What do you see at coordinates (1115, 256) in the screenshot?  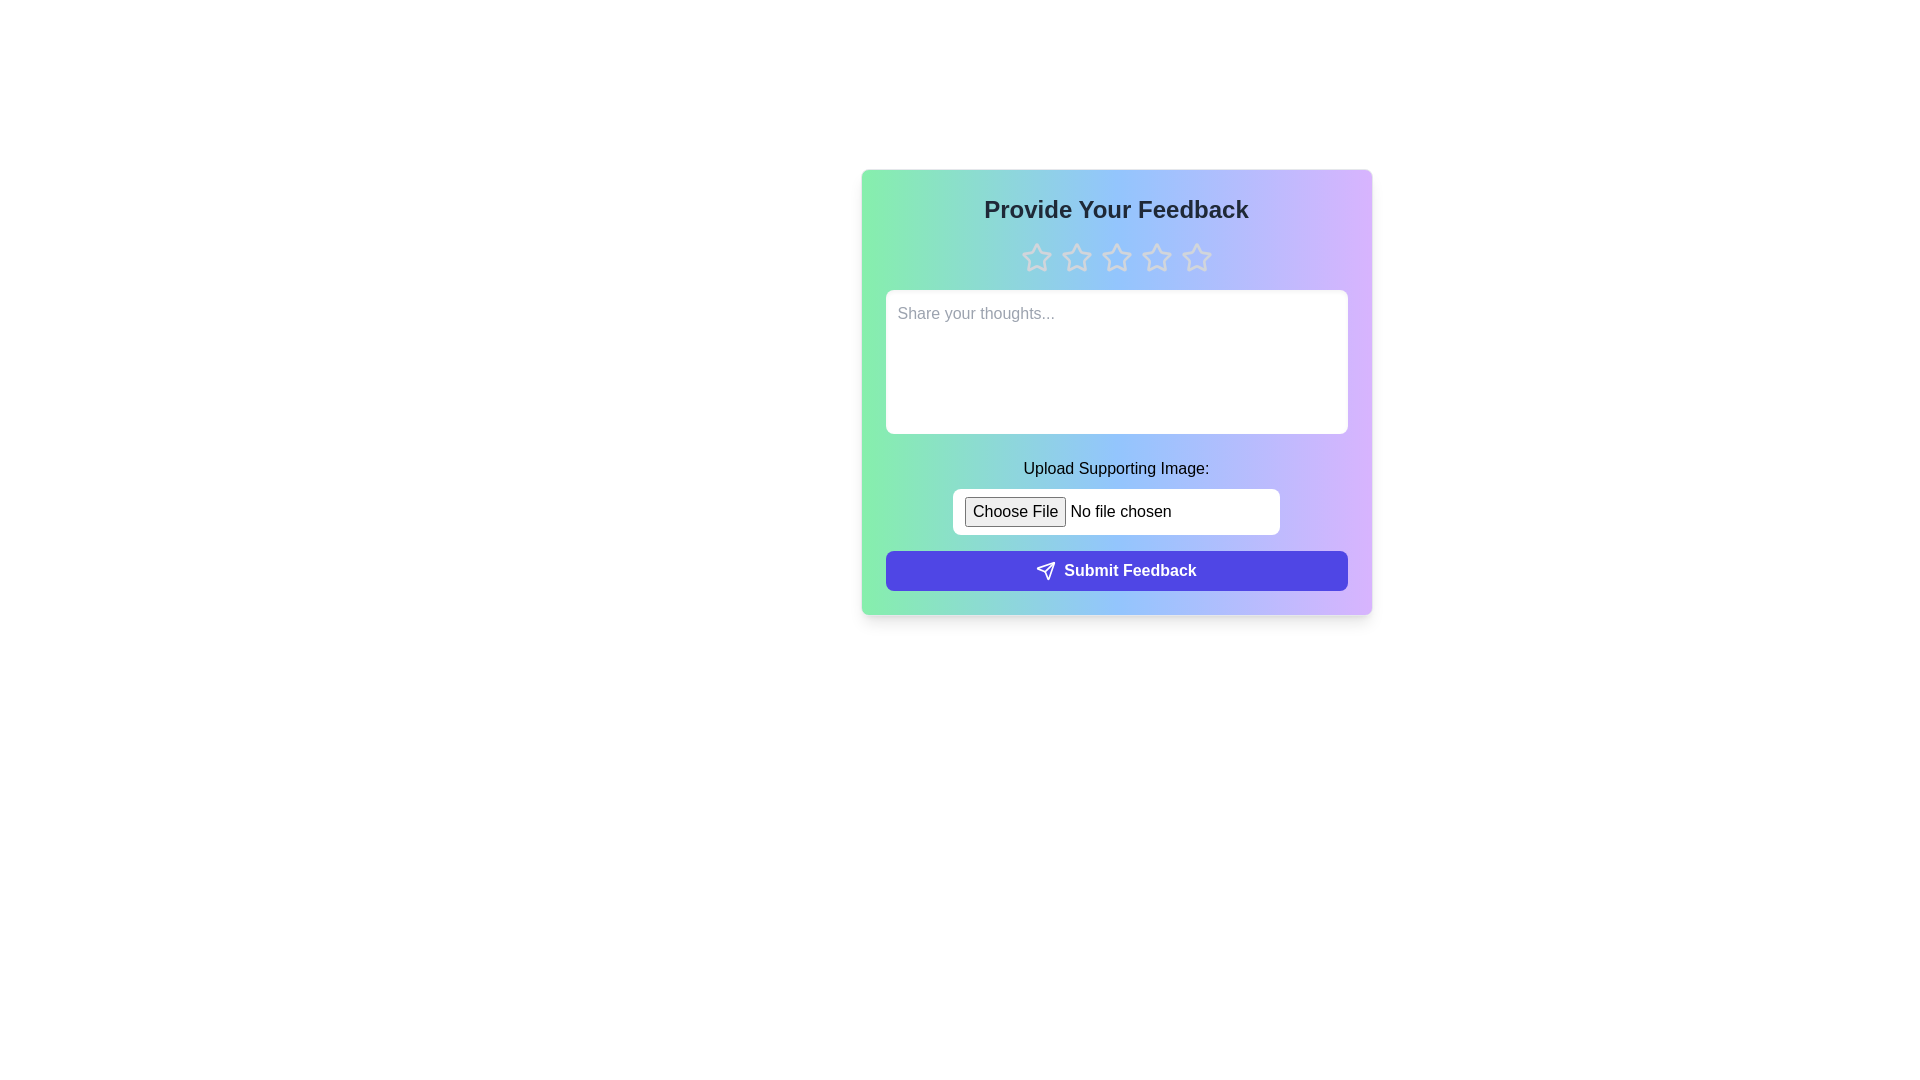 I see `the third star icon in the five-star rating system` at bounding box center [1115, 256].